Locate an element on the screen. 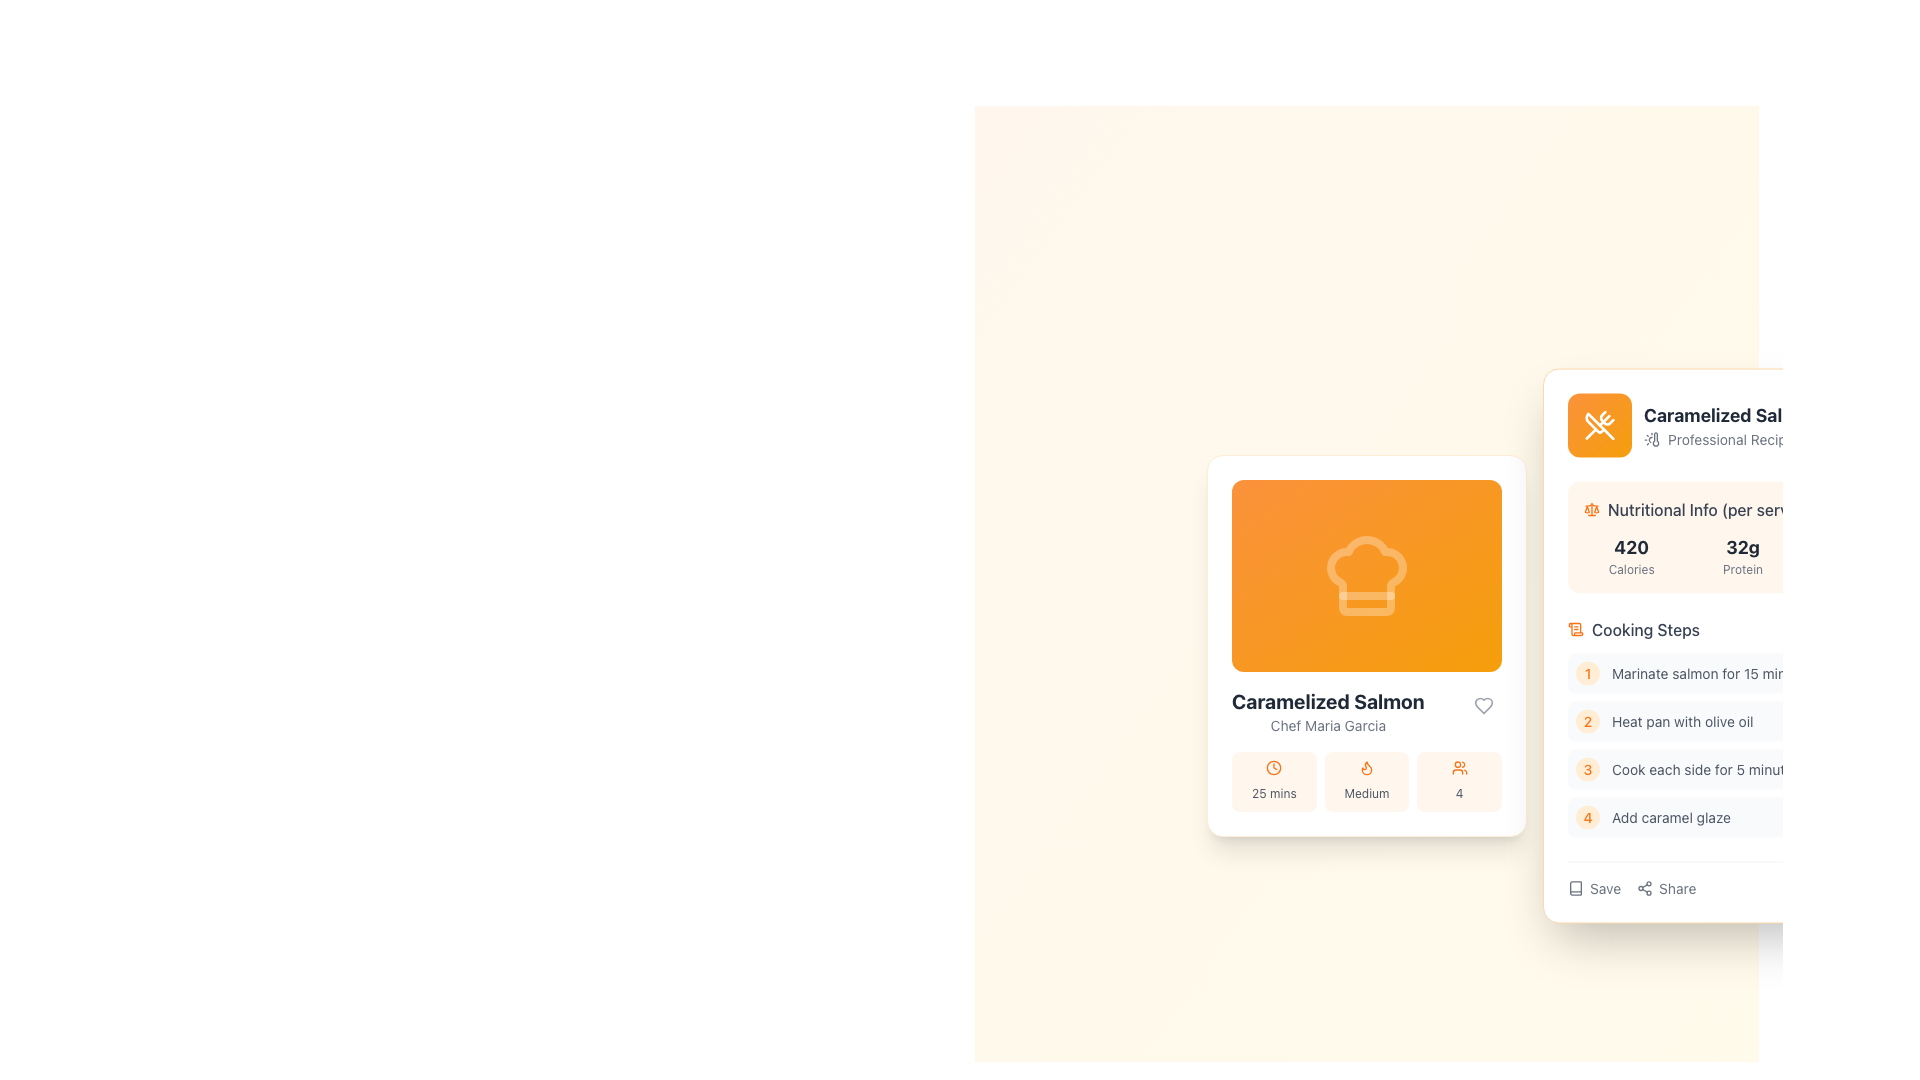 The image size is (1920, 1080). the small circular light orange icon with a darker orange number '1' in its center, which serves as a visual marker or step counter for the cooking guide, located at the top-left corner of the step's description 'Marinate salmon for 15 minutes' is located at coordinates (1587, 673).